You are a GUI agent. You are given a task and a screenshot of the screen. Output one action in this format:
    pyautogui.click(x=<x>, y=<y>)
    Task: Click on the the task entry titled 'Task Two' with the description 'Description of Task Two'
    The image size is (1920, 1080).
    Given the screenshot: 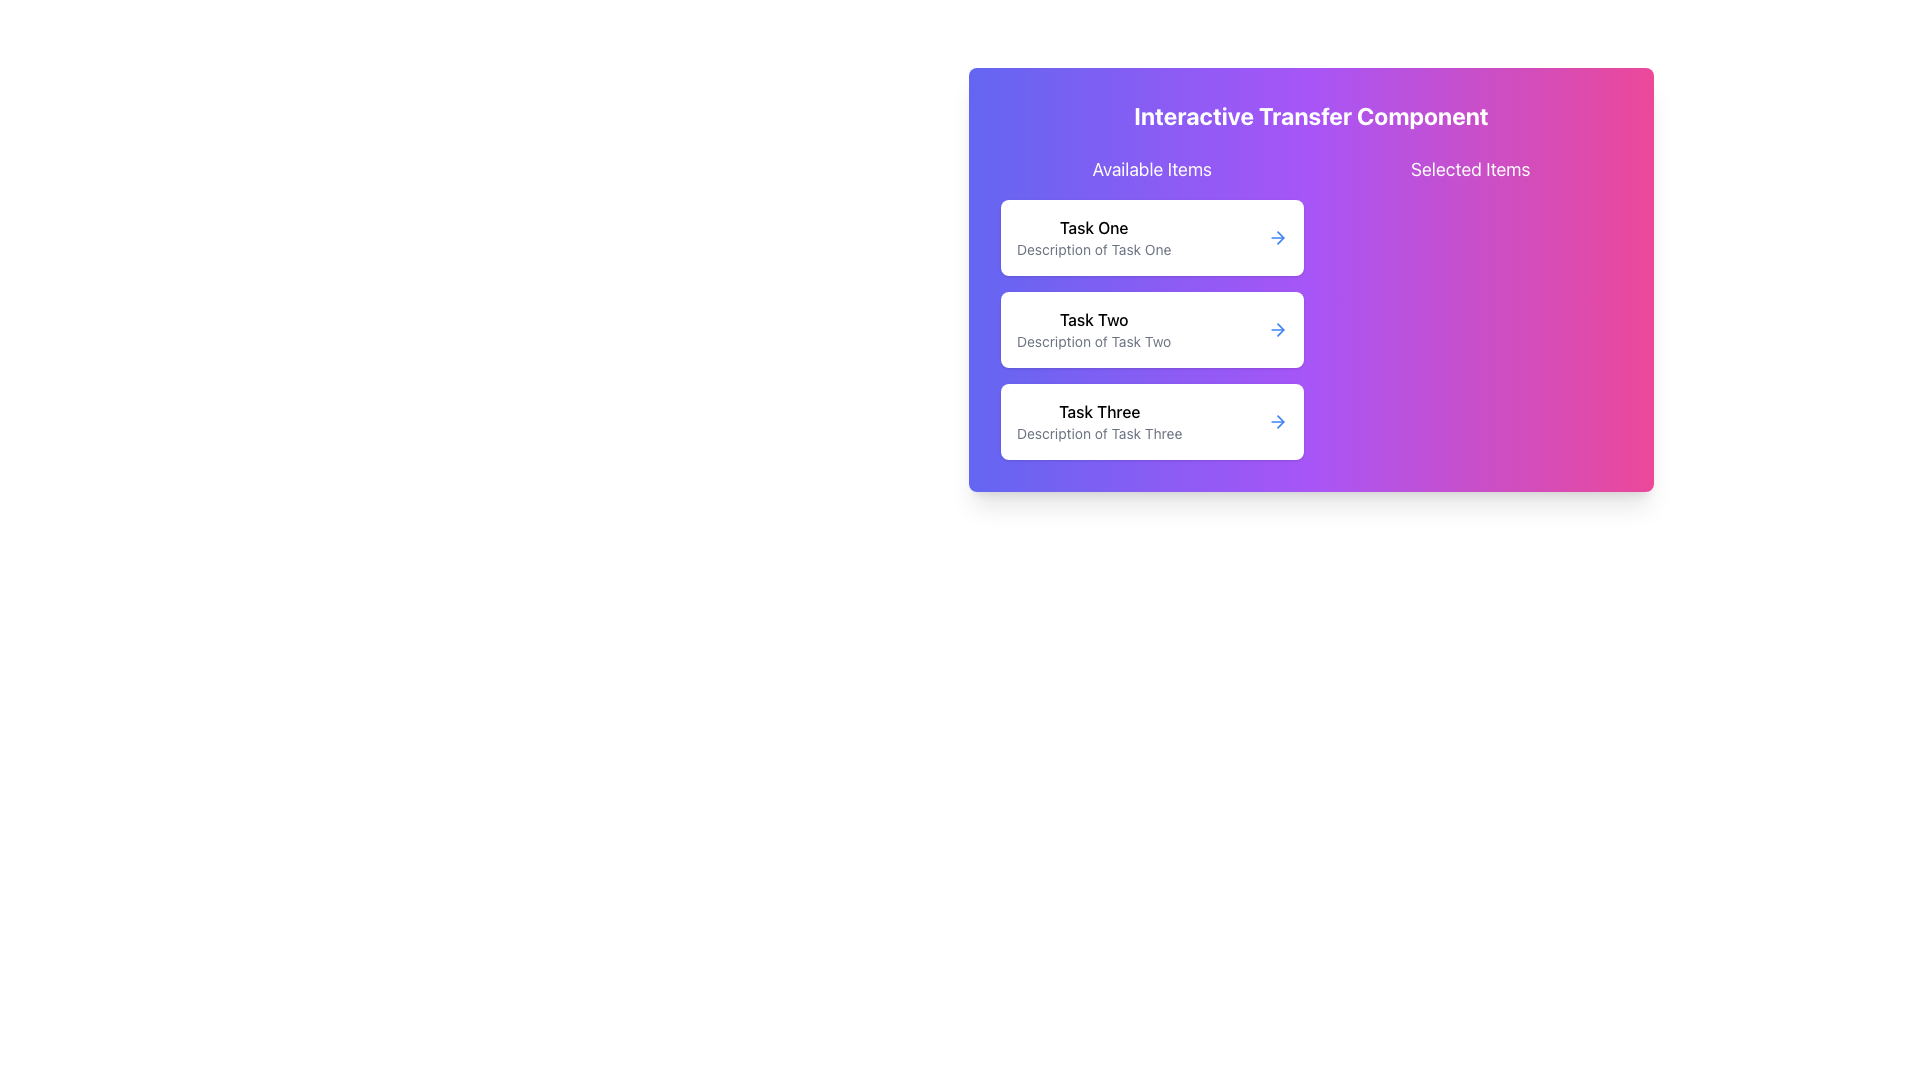 What is the action you would take?
    pyautogui.click(x=1152, y=329)
    